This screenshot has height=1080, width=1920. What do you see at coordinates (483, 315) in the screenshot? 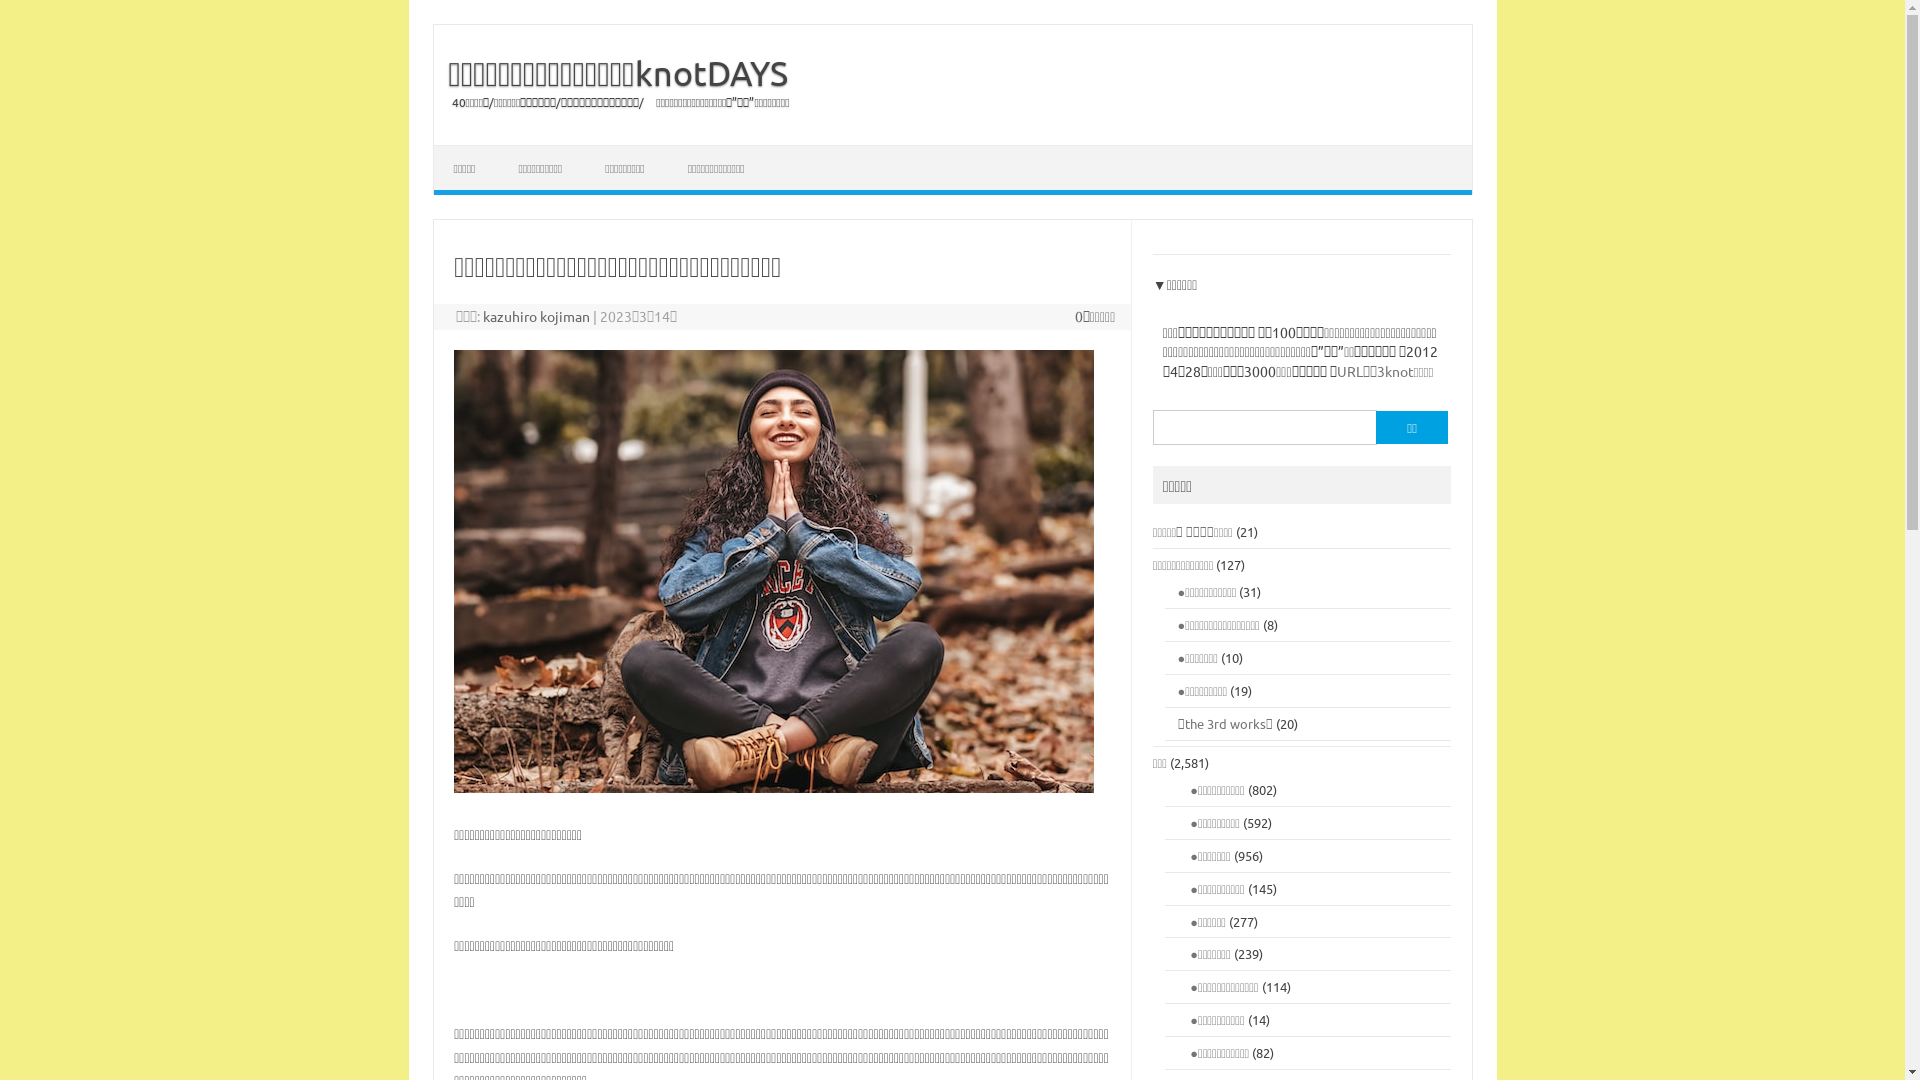
I see `'kazuhiro kojiman'` at bounding box center [483, 315].